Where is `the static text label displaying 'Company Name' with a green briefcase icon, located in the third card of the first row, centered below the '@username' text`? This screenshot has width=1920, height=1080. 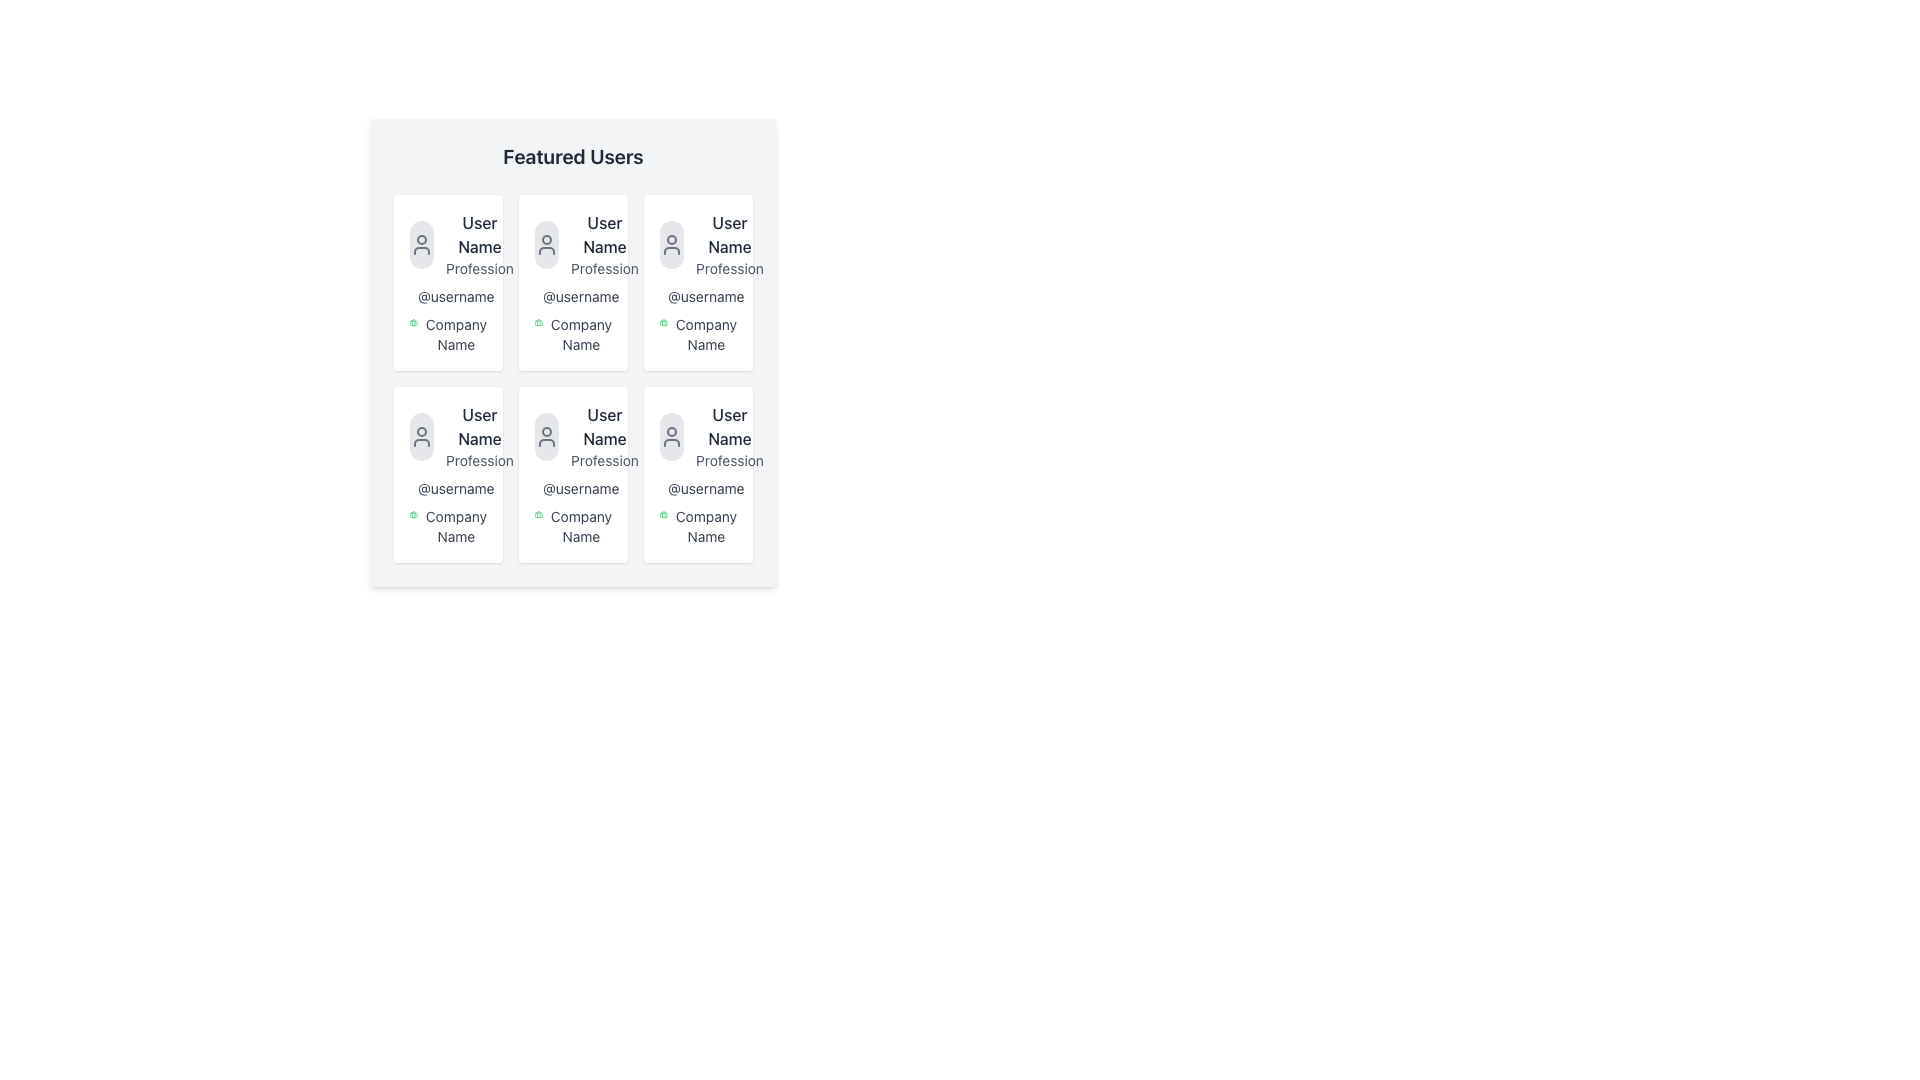
the static text label displaying 'Company Name' with a green briefcase icon, located in the third card of the first row, centered below the '@username' text is located at coordinates (572, 334).